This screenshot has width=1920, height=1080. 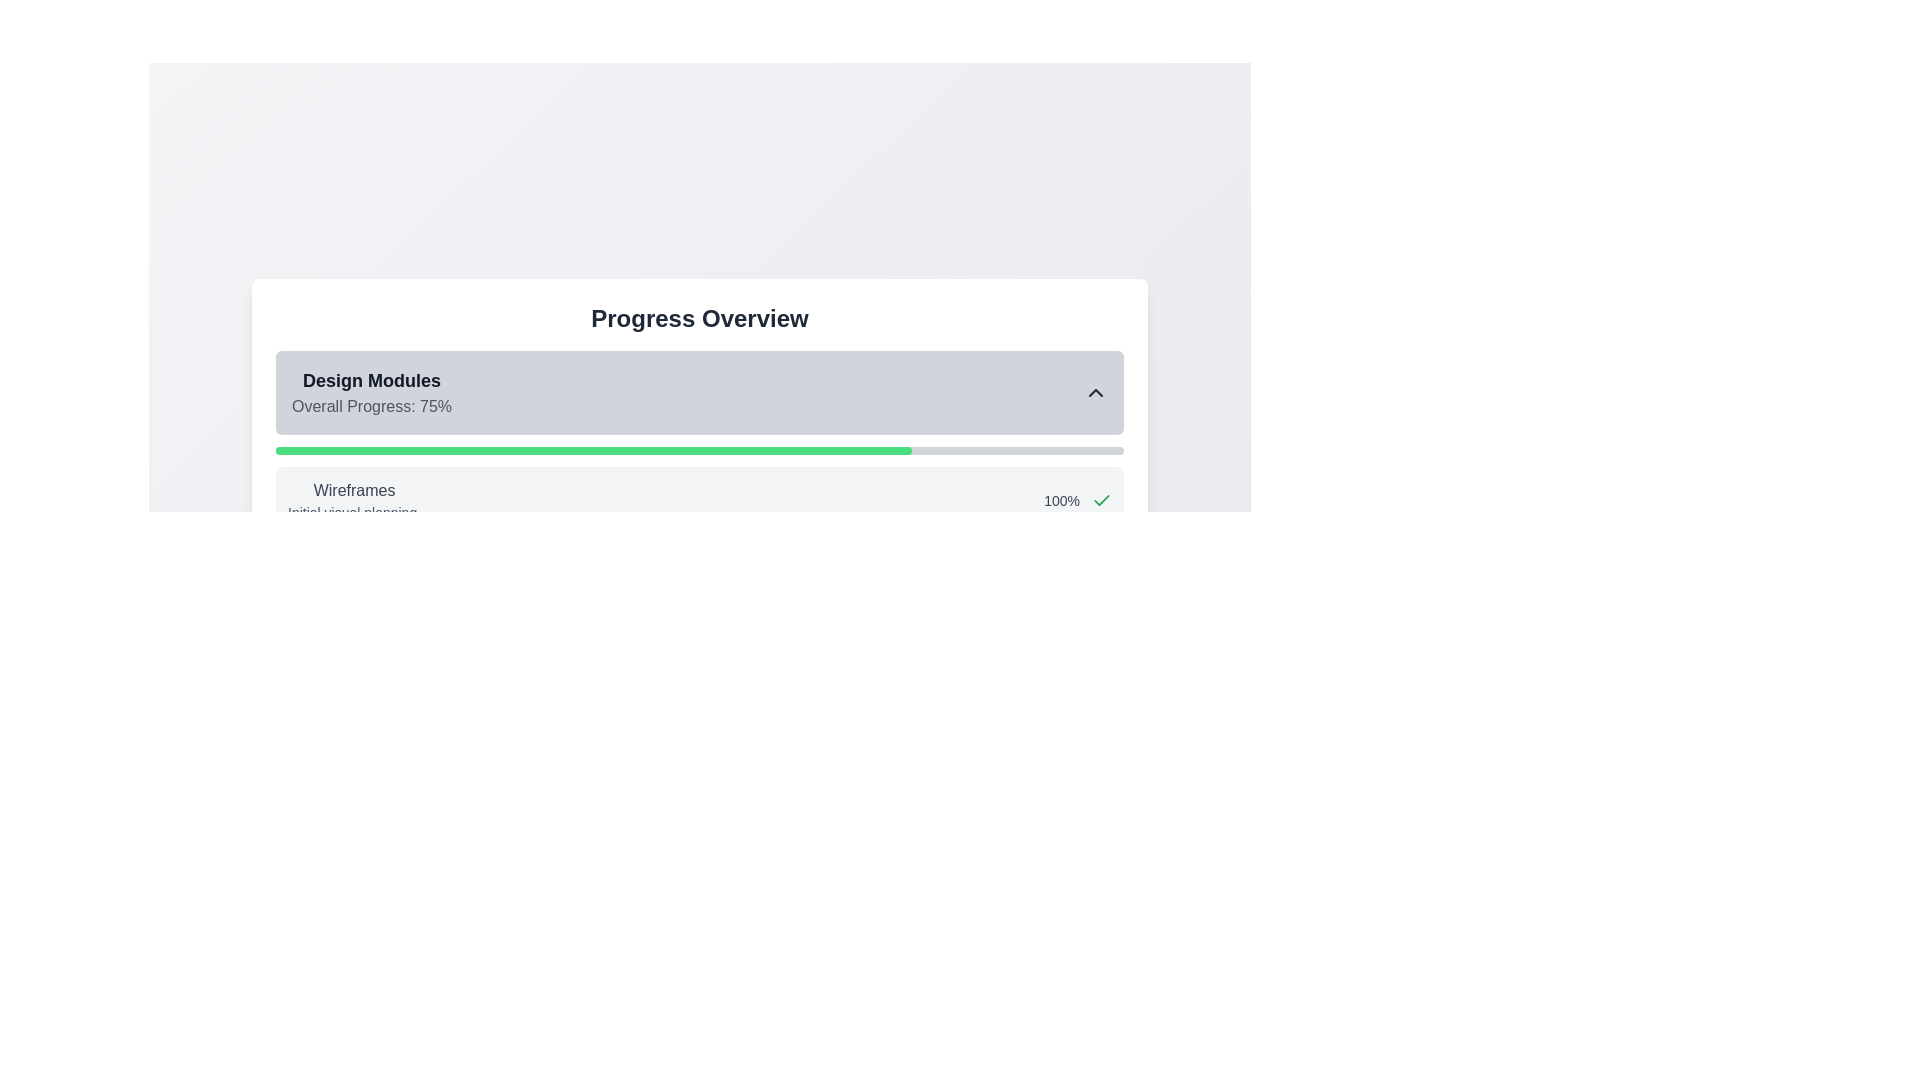 What do you see at coordinates (700, 451) in the screenshot?
I see `the Progress Indicator located in the 'Progress Overview' section, which visually represents the progress at approximately 75%` at bounding box center [700, 451].